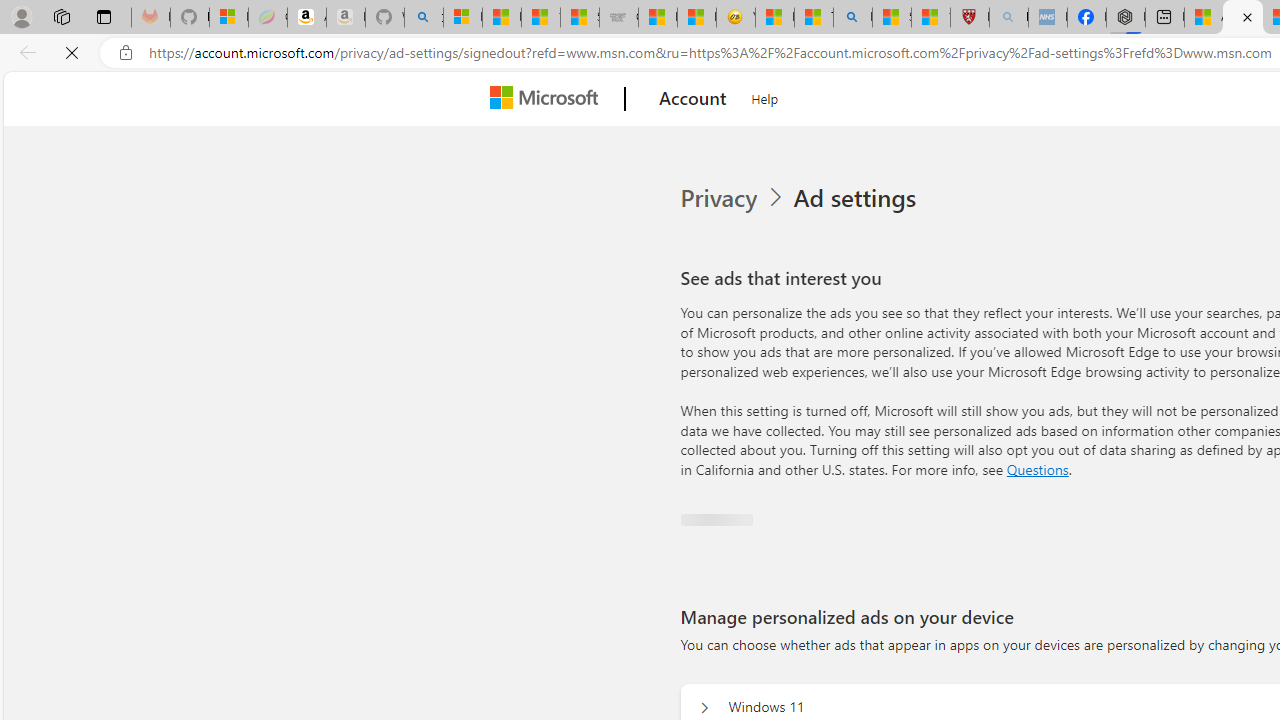  Describe the element at coordinates (853, 17) in the screenshot. I see `'Bing'` at that location.